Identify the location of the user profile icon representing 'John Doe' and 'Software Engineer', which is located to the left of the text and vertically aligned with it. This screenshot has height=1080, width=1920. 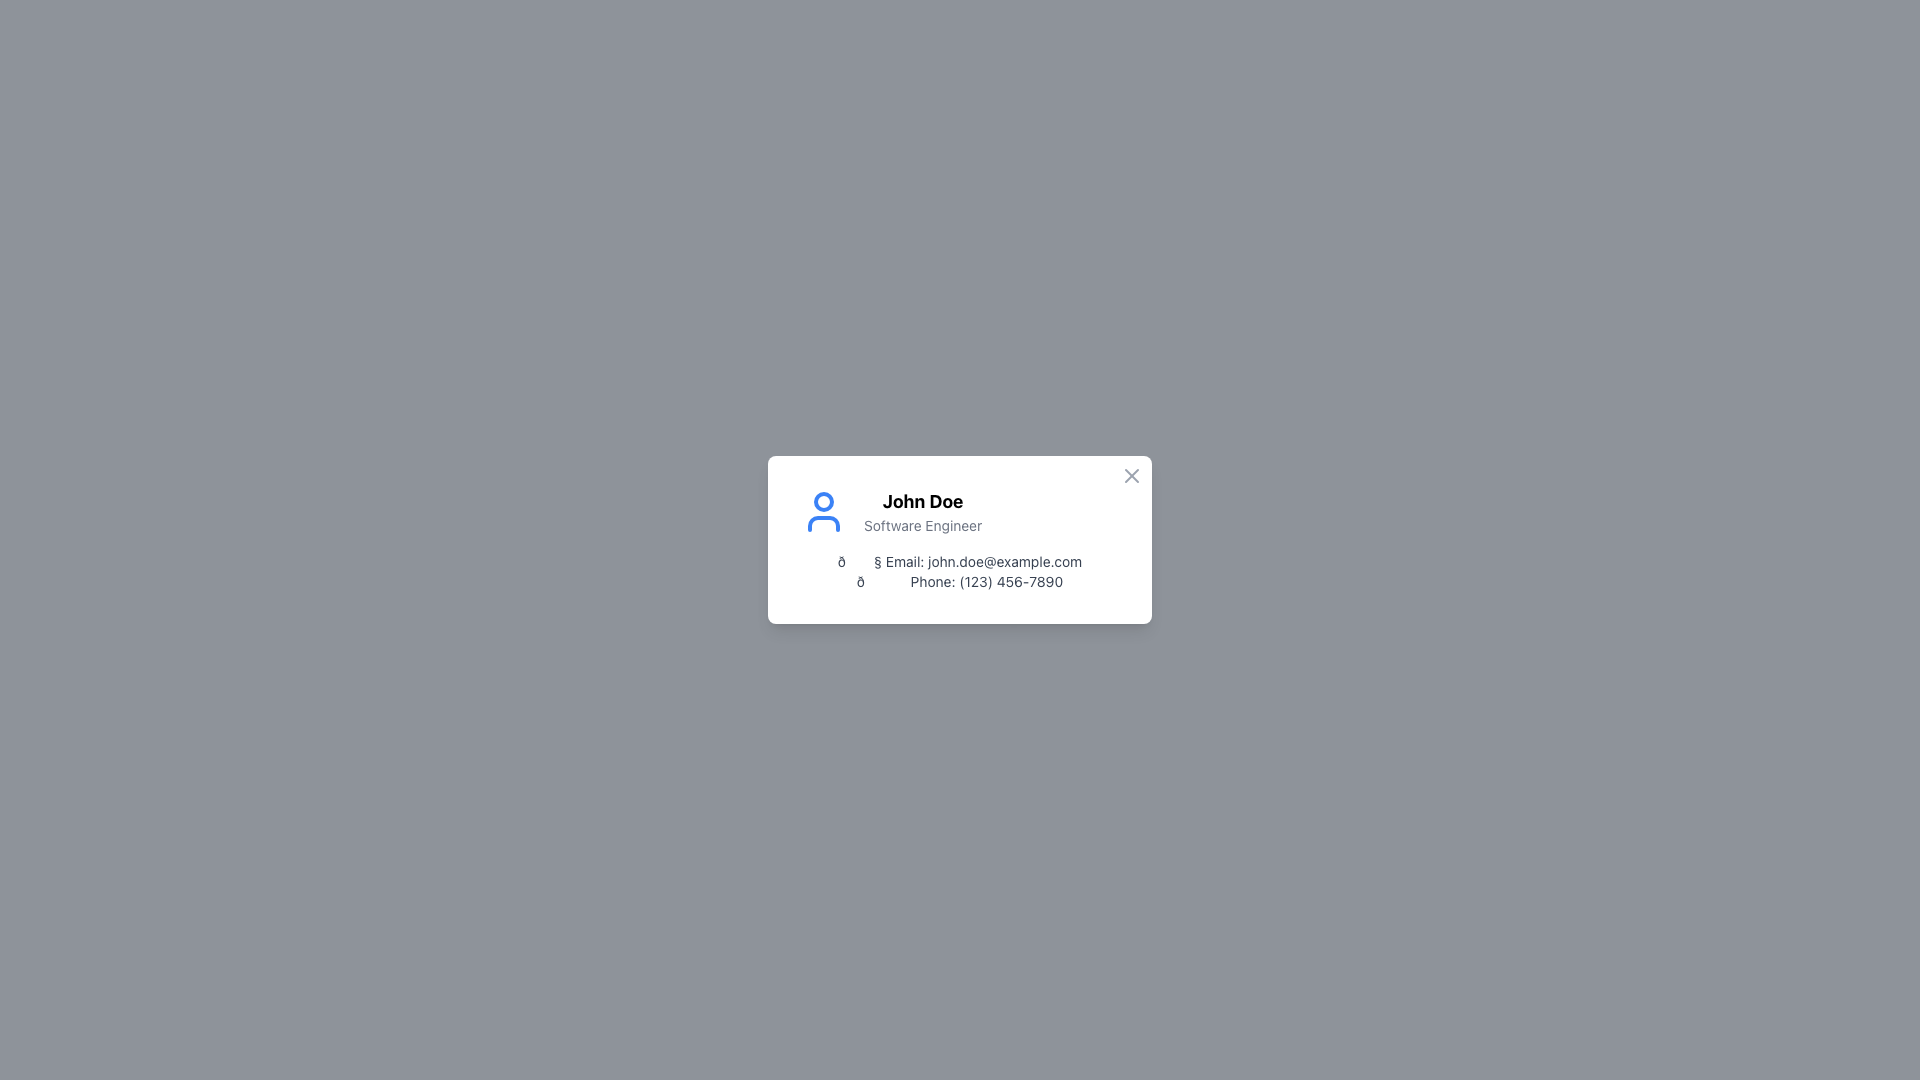
(824, 511).